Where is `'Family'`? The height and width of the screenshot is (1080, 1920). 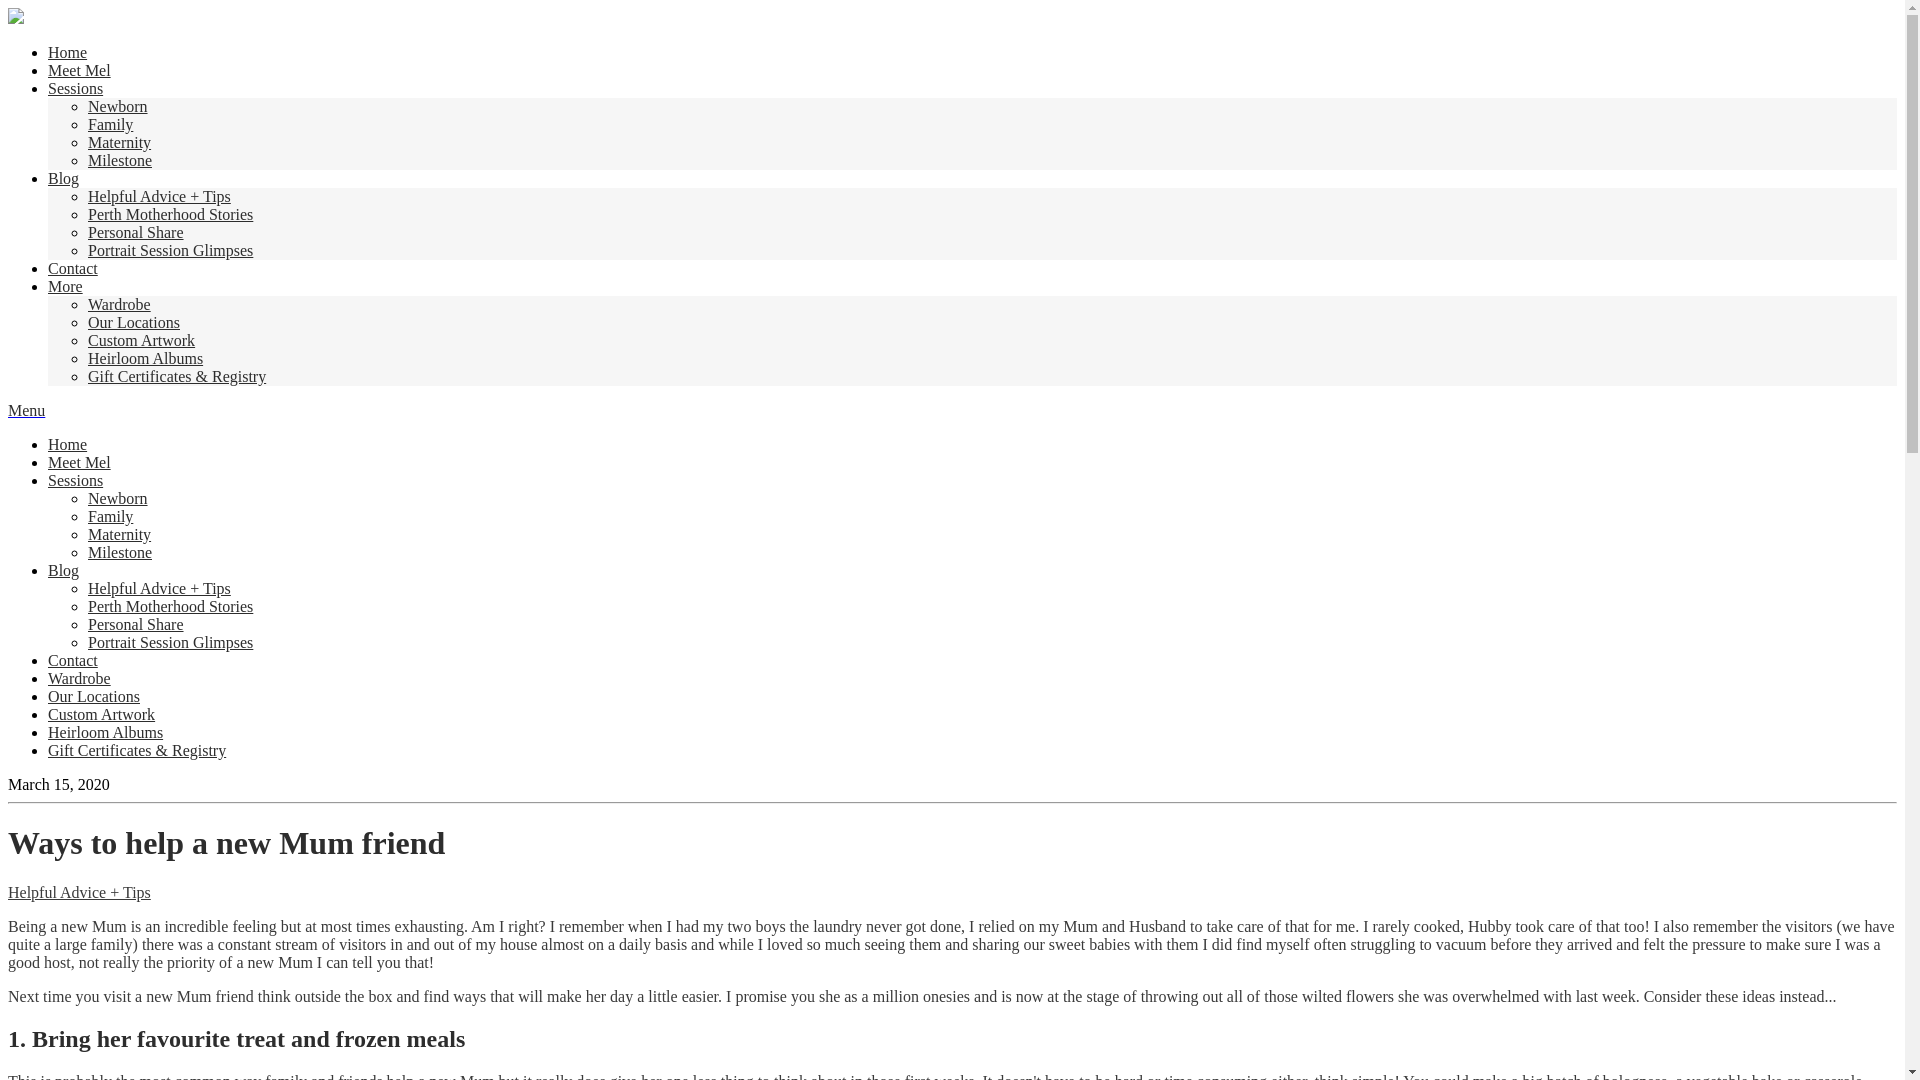 'Family' is located at coordinates (86, 515).